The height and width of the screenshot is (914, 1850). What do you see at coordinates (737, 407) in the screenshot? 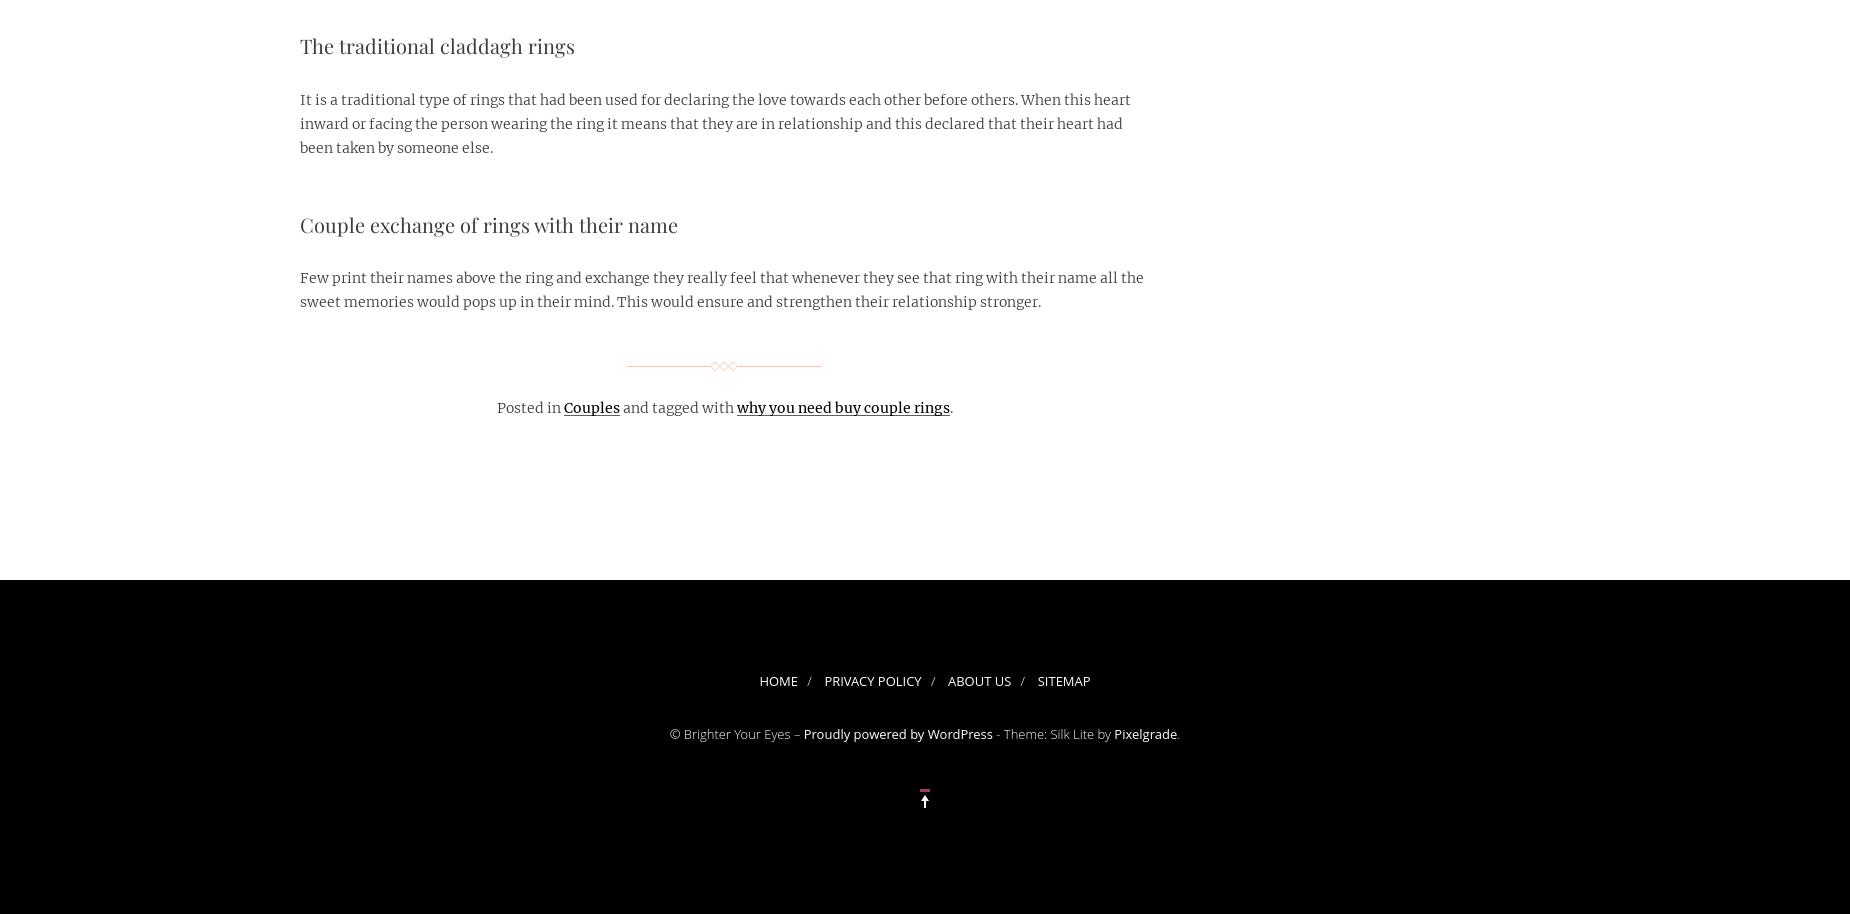
I see `'why you need buy couple rings'` at bounding box center [737, 407].